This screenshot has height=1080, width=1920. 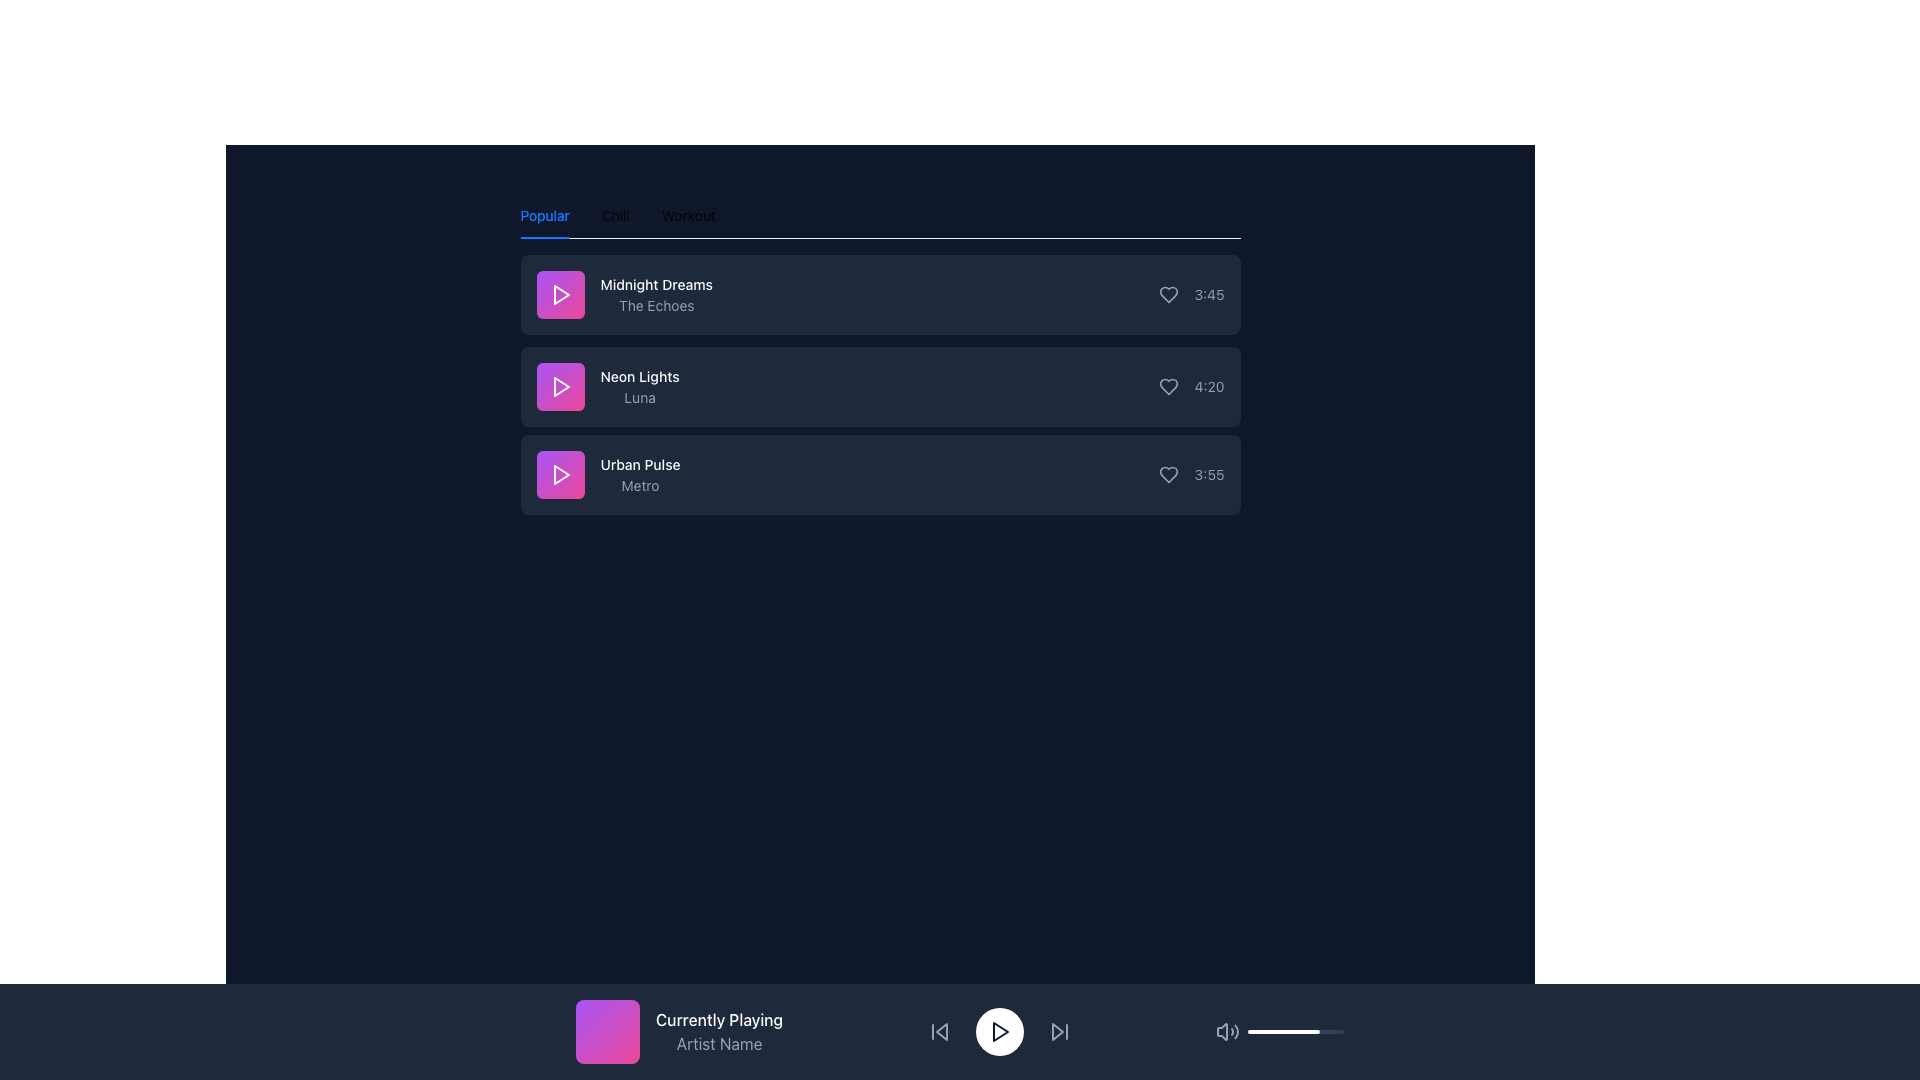 What do you see at coordinates (560, 474) in the screenshot?
I see `the play button for the track 'Urban Pulse' by 'Metro'` at bounding box center [560, 474].